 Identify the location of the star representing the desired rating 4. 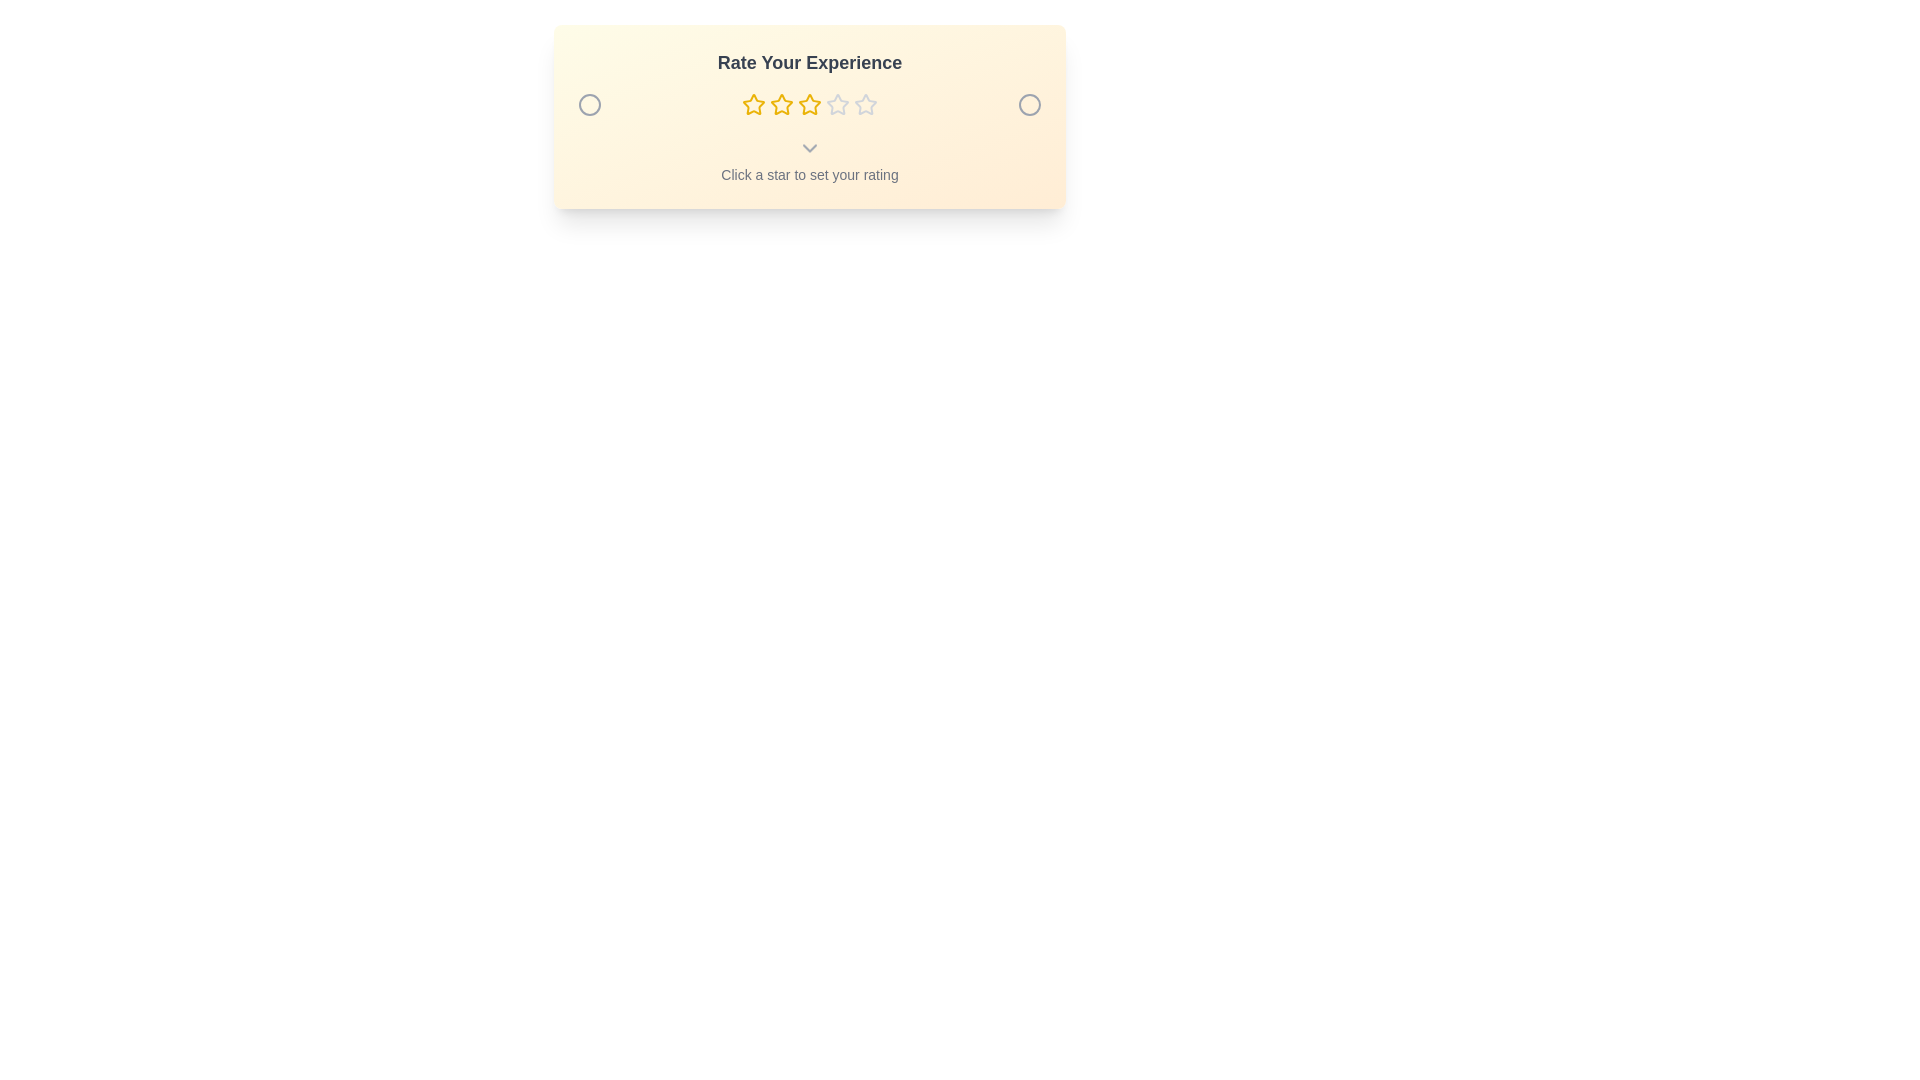
(838, 104).